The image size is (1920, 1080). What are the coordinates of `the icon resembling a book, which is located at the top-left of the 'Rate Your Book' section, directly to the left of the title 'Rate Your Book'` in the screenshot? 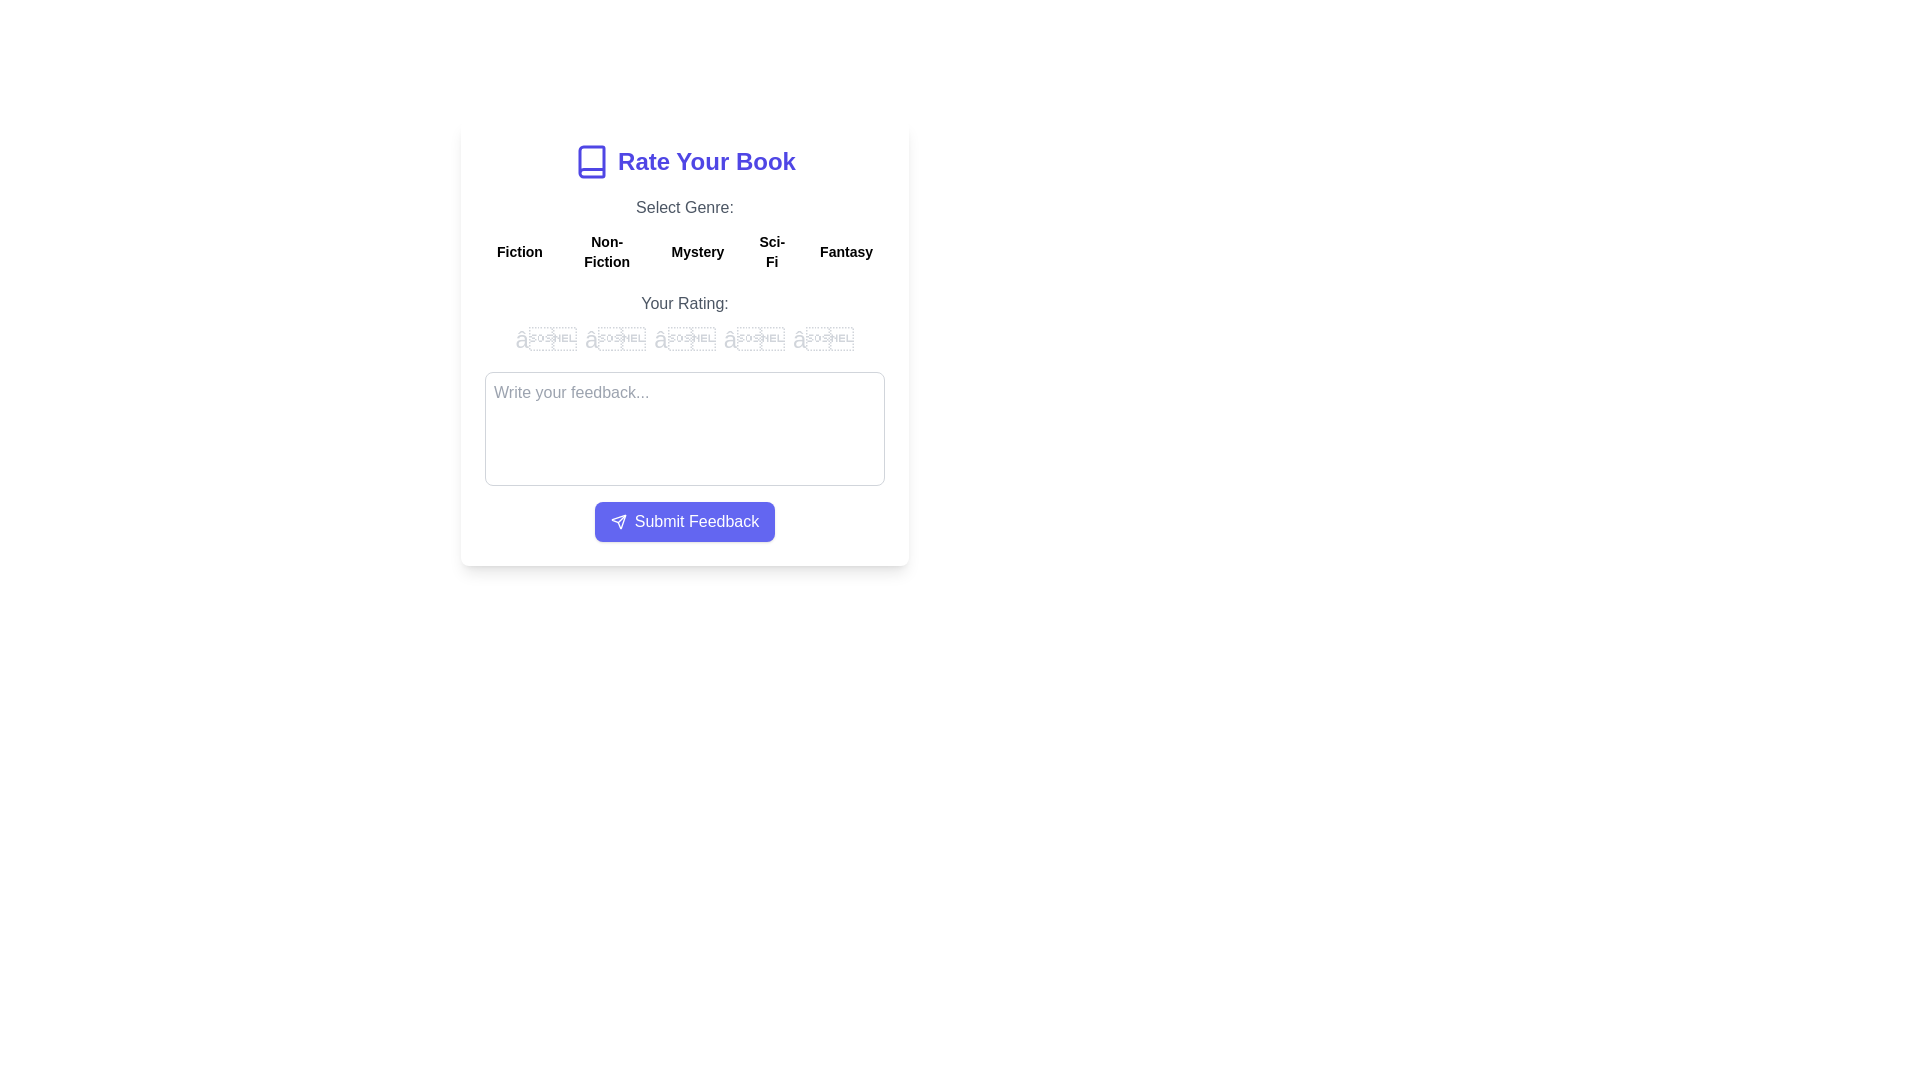 It's located at (591, 161).